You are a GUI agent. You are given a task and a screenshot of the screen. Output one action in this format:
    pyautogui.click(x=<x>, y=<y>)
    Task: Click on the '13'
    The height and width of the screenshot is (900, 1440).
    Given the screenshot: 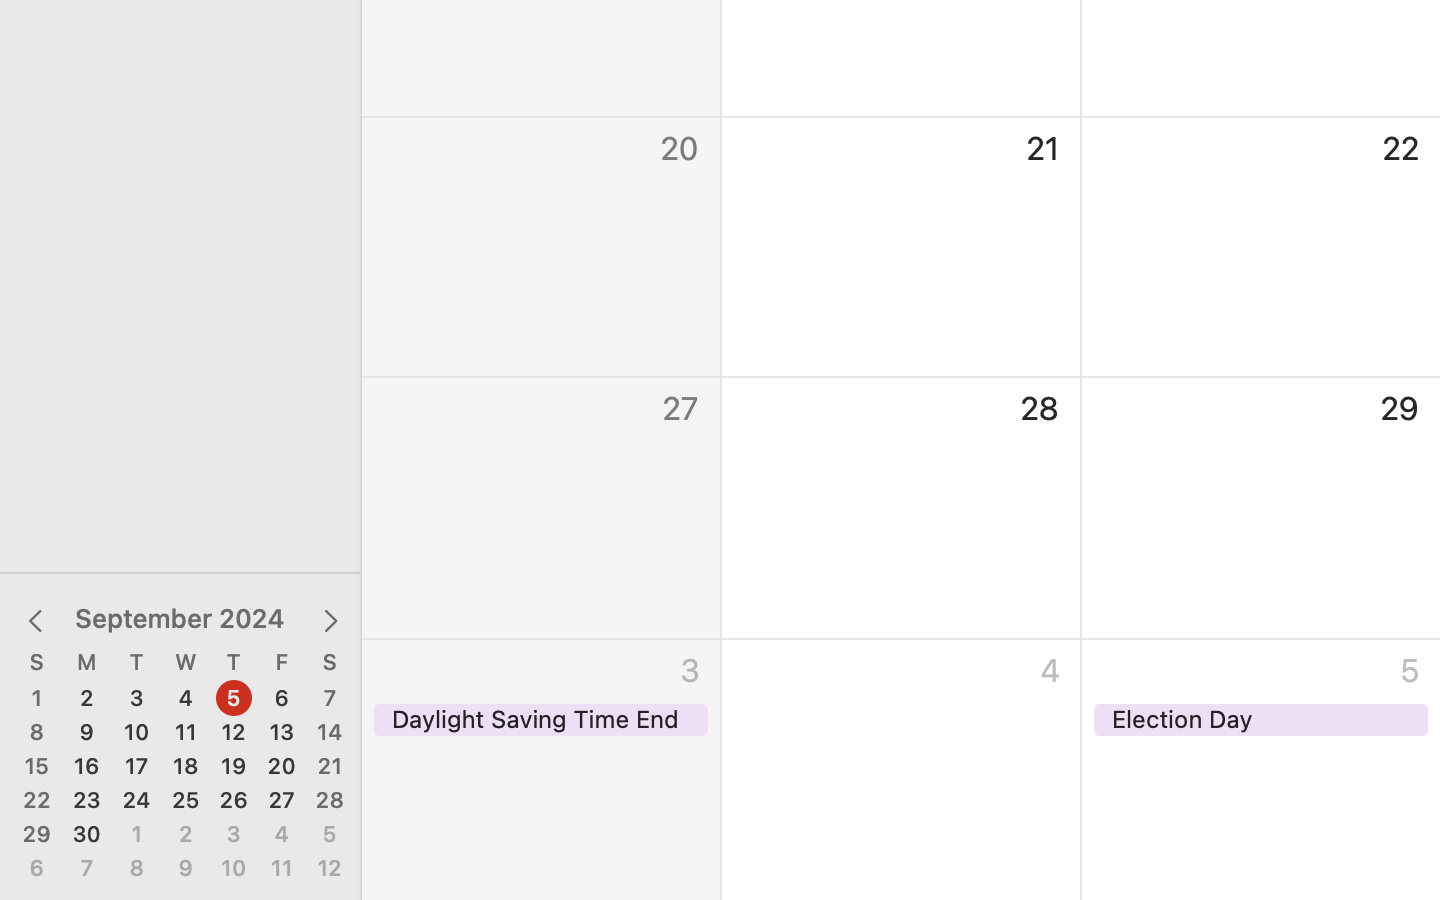 What is the action you would take?
    pyautogui.click(x=280, y=731)
    